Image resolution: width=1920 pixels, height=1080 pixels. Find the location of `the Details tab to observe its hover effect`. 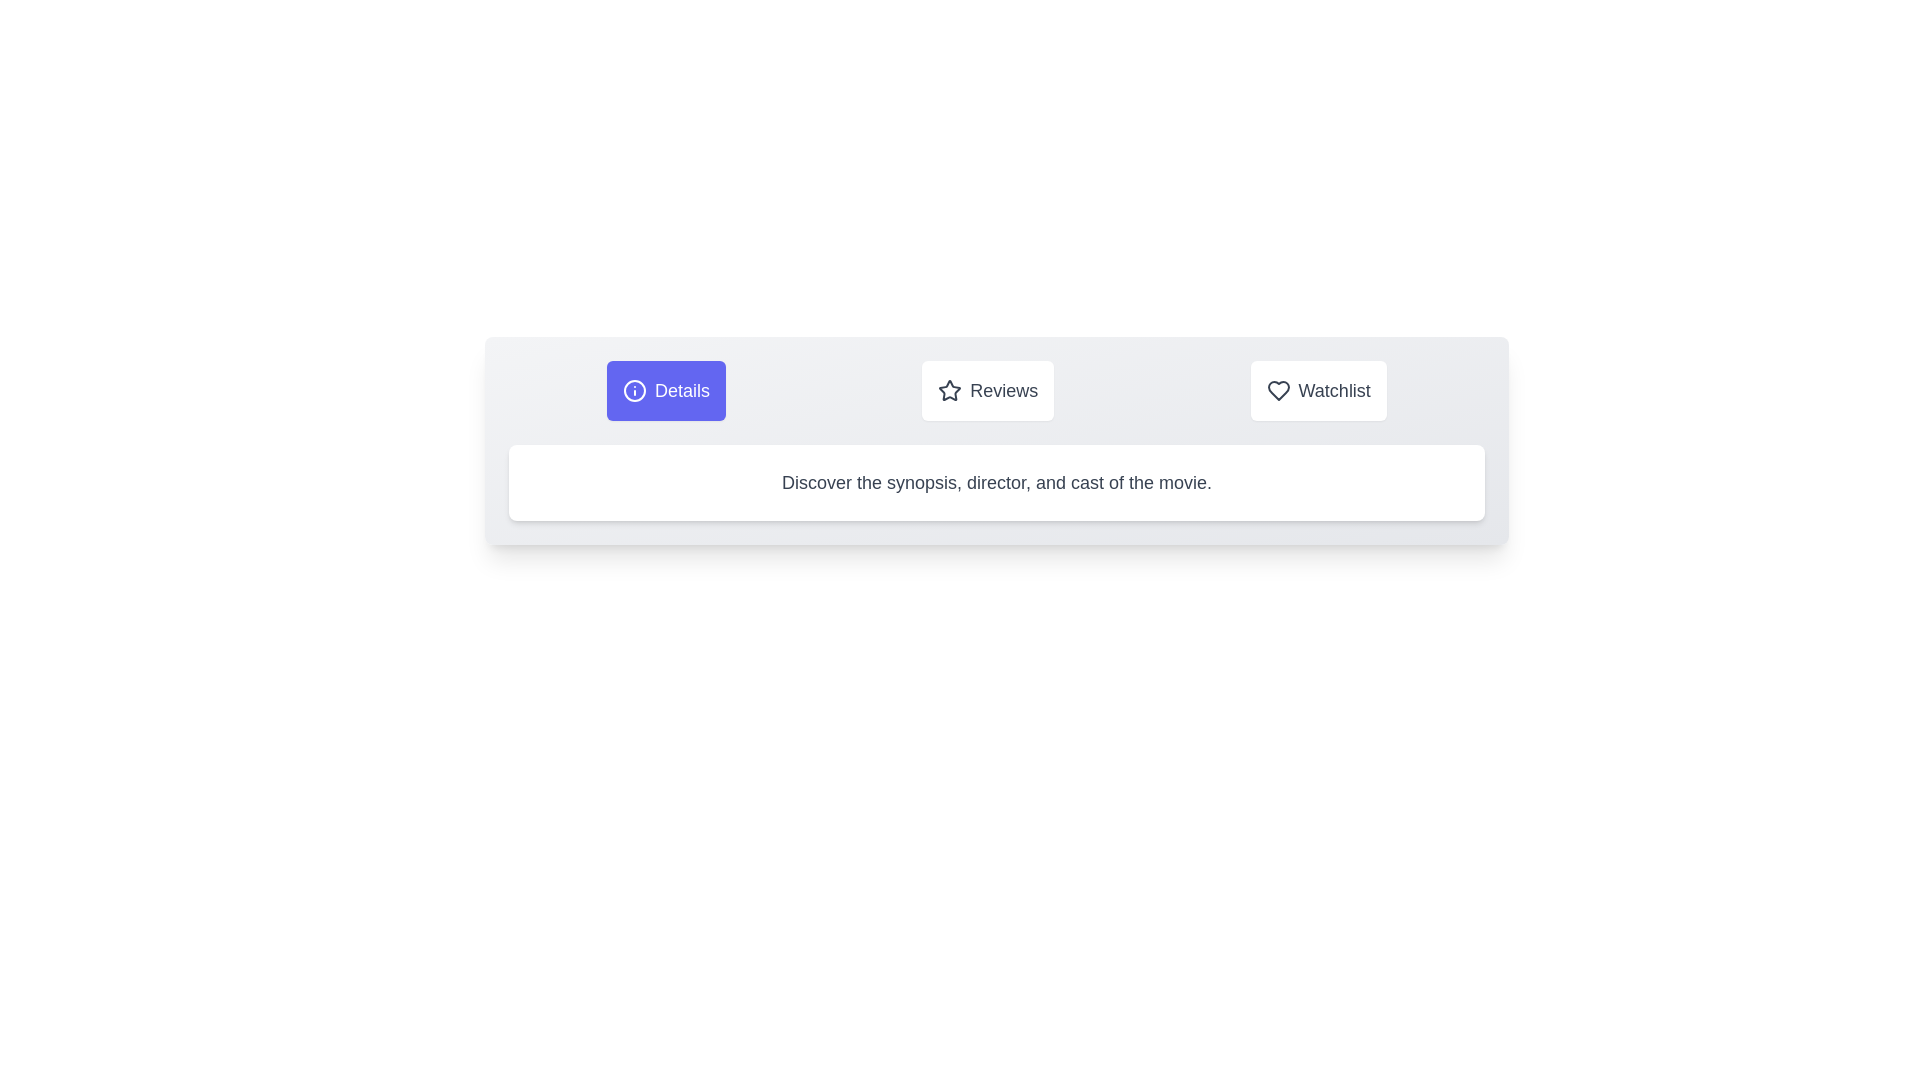

the Details tab to observe its hover effect is located at coordinates (666, 390).